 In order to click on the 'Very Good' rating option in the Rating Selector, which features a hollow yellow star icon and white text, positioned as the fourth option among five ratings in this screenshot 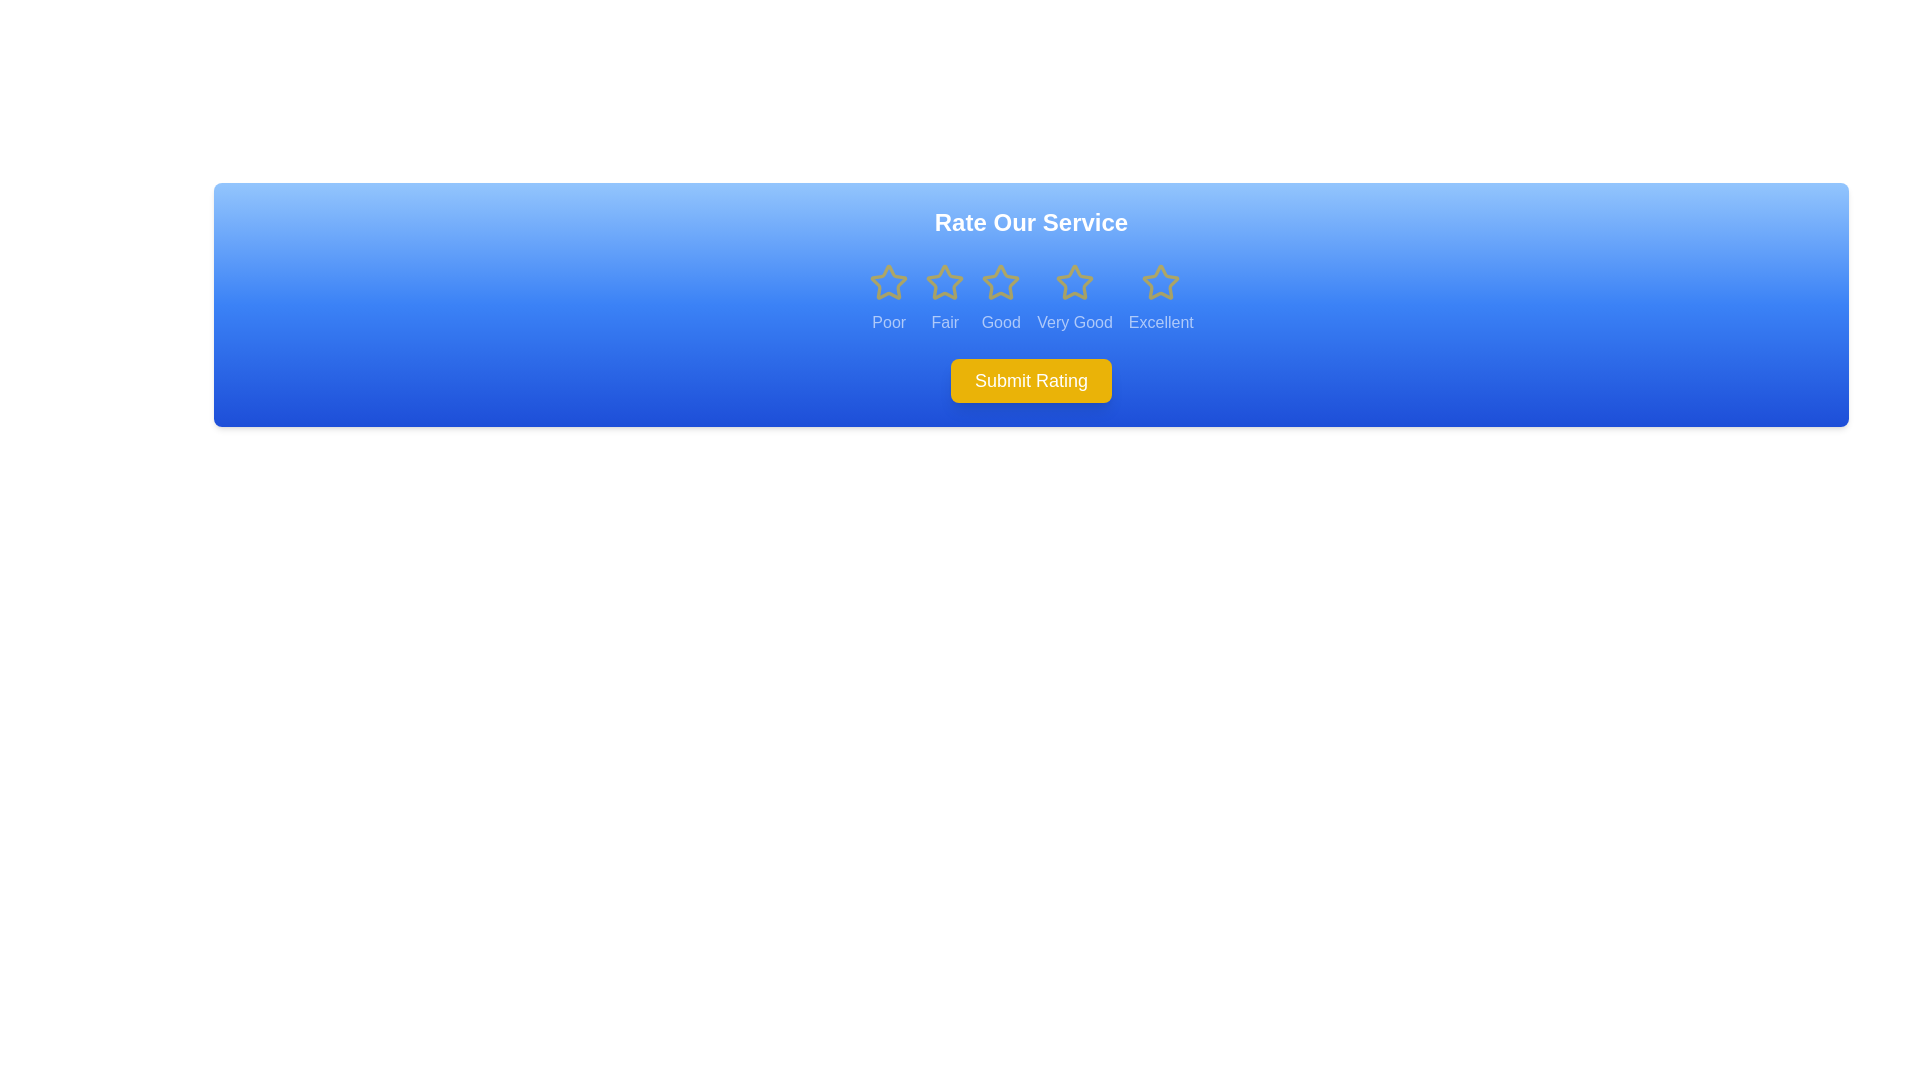, I will do `click(1074, 299)`.